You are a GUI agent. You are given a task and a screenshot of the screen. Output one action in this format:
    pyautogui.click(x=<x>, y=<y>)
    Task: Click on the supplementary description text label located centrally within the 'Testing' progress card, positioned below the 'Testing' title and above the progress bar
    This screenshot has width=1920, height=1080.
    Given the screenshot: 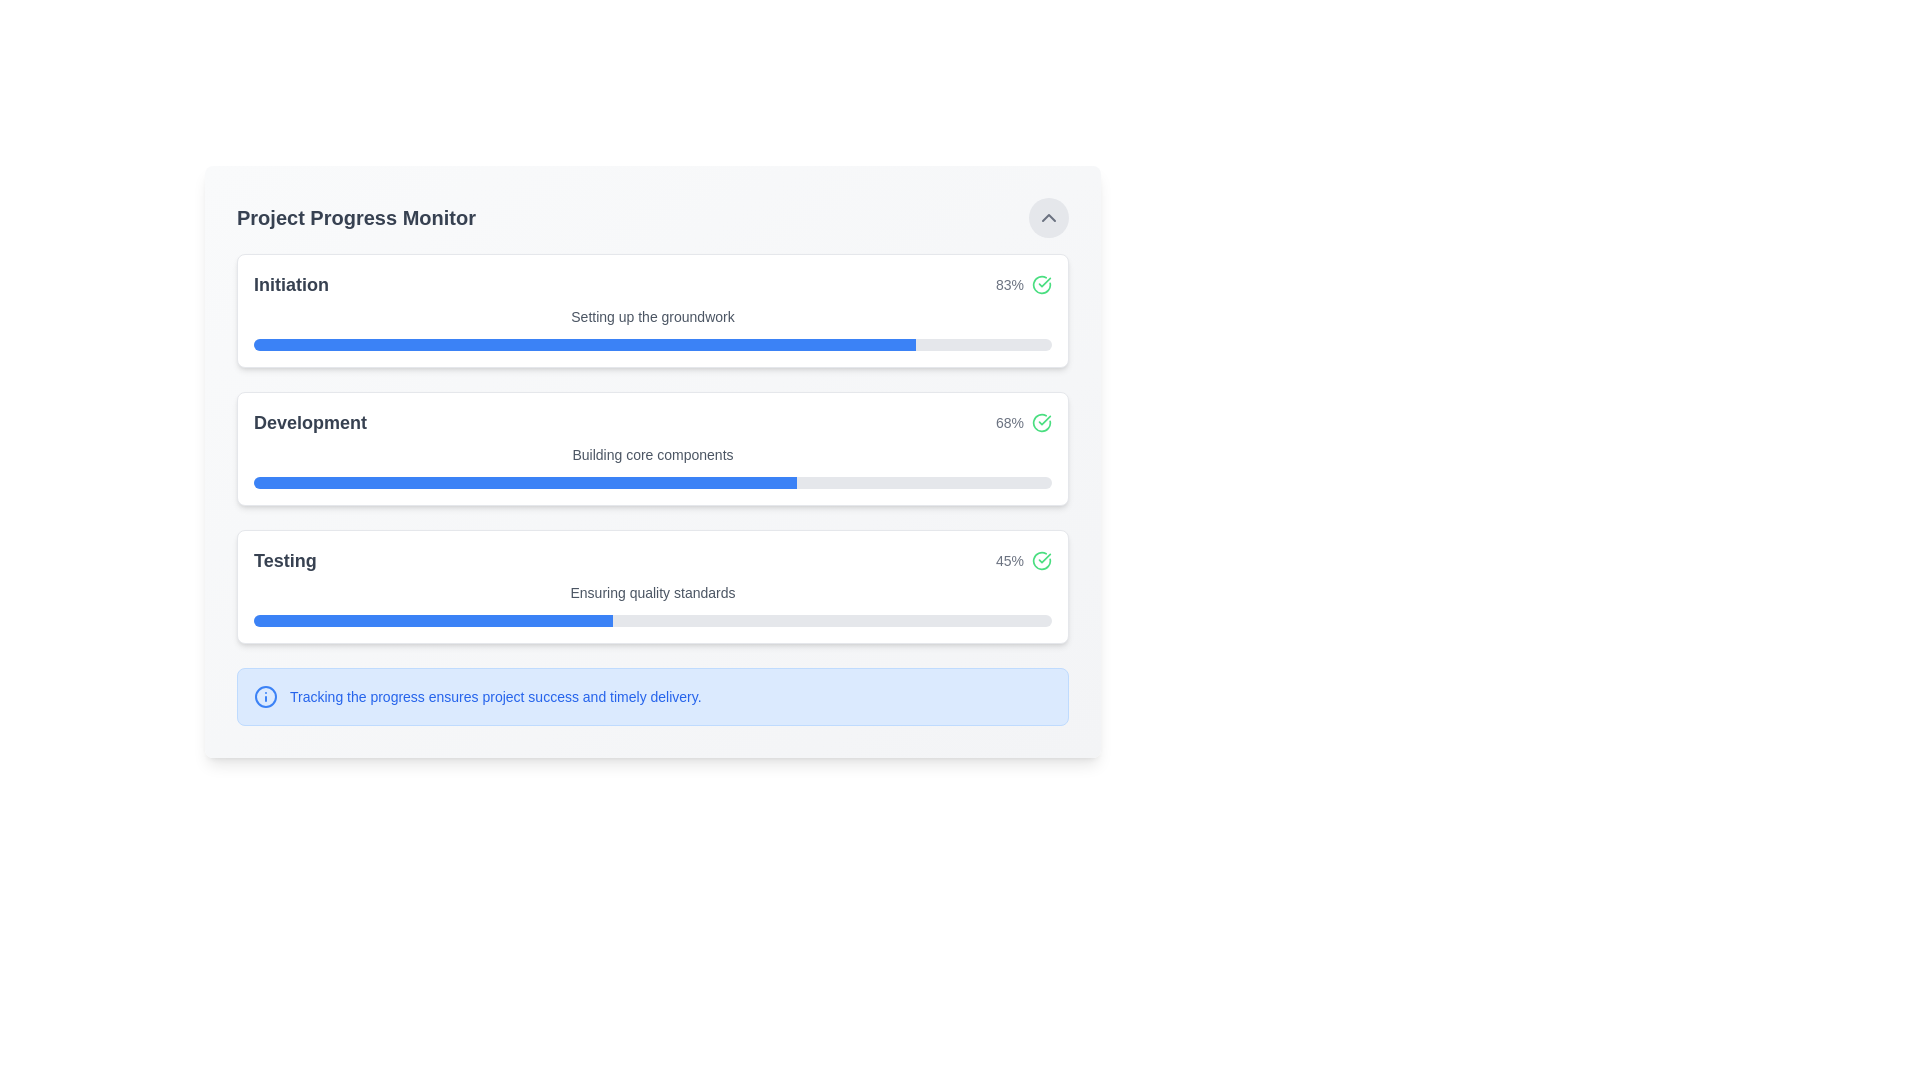 What is the action you would take?
    pyautogui.click(x=652, y=592)
    